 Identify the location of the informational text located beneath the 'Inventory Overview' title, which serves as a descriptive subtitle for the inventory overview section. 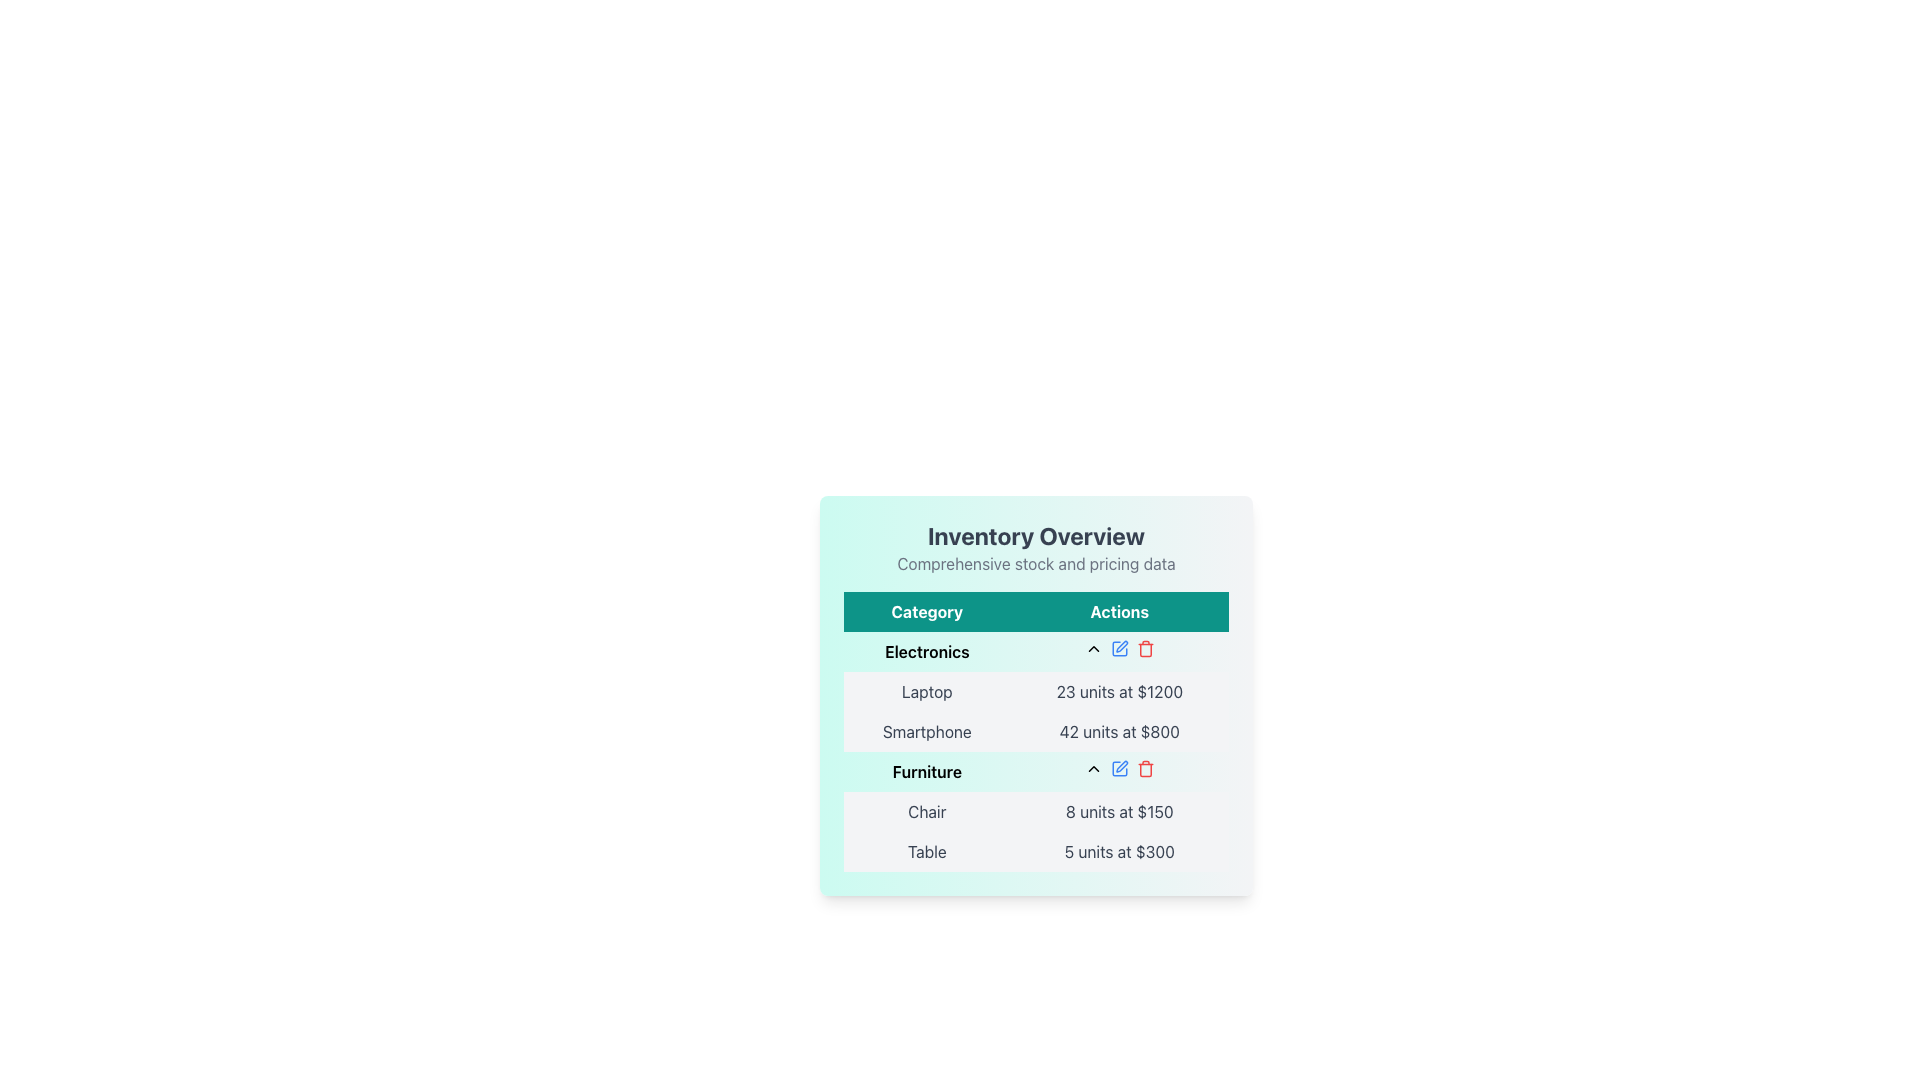
(1036, 563).